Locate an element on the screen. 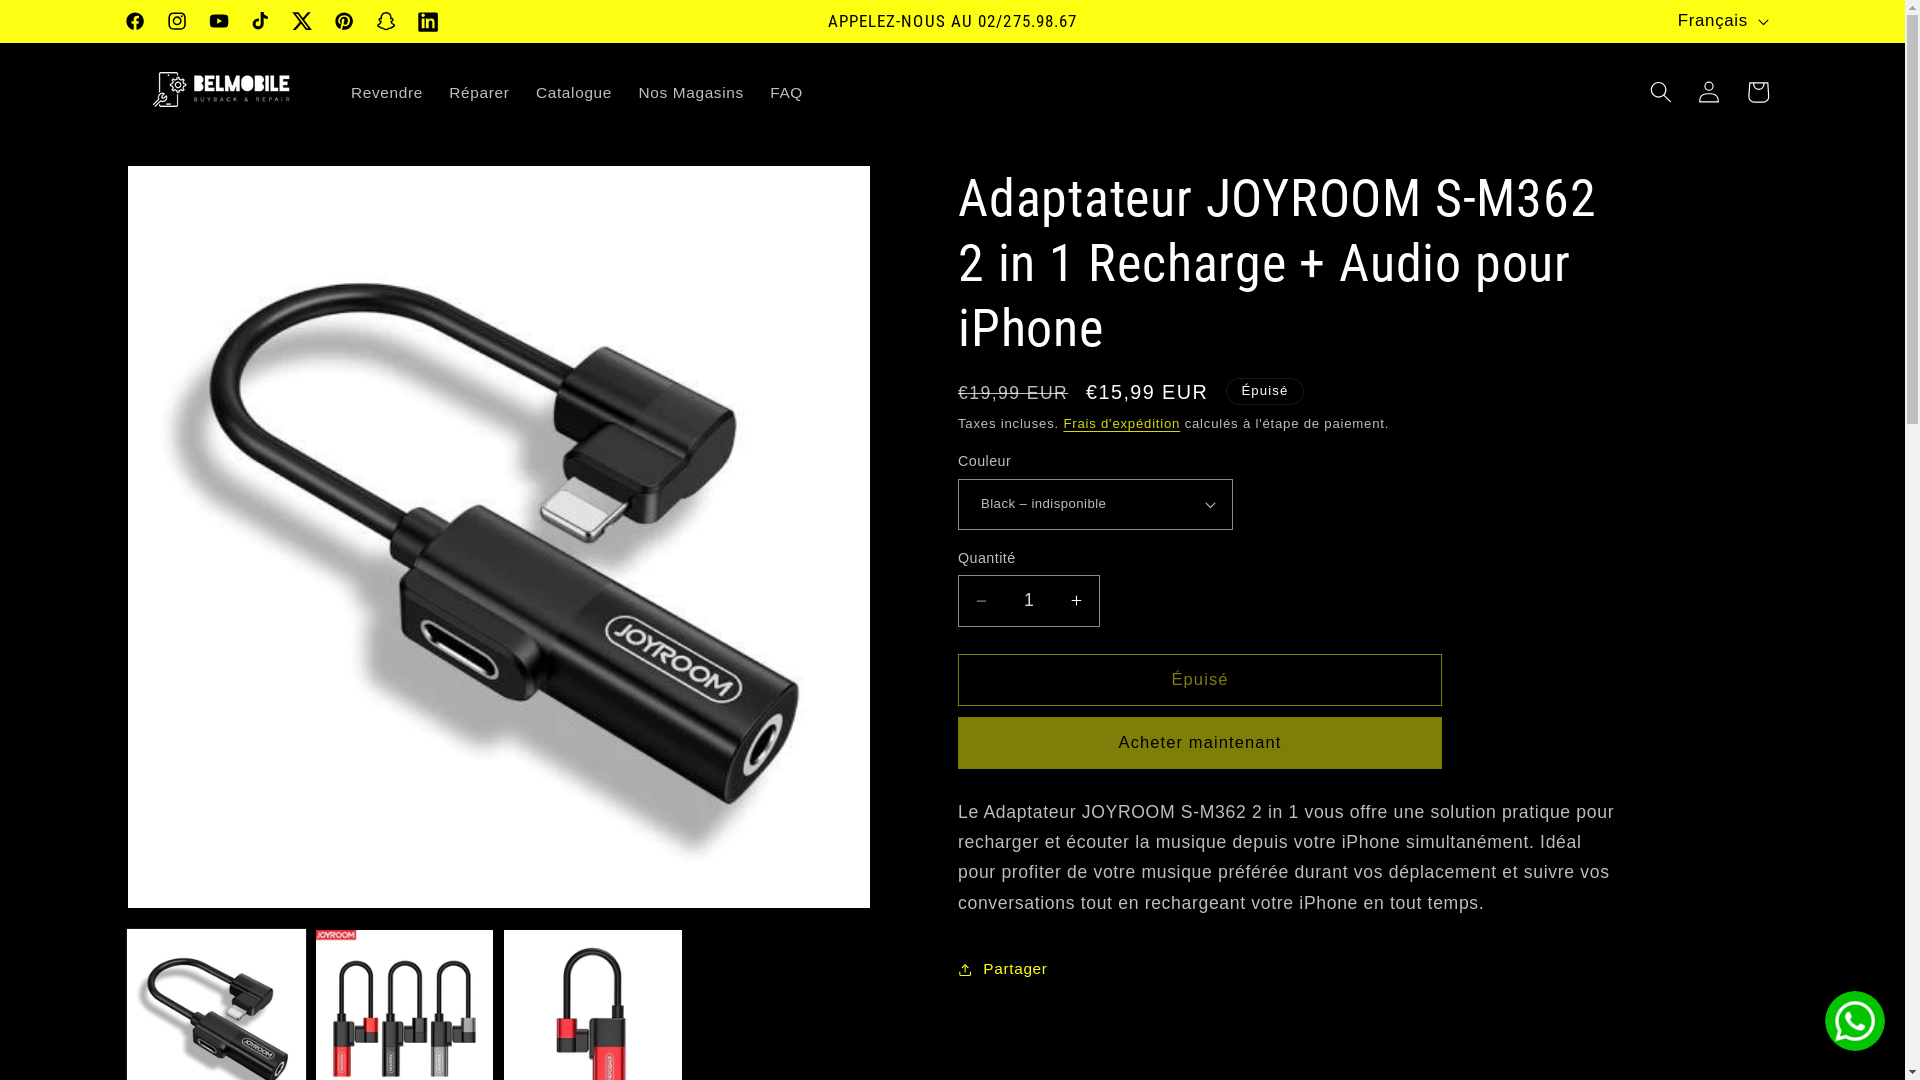  'FAQ' is located at coordinates (785, 92).